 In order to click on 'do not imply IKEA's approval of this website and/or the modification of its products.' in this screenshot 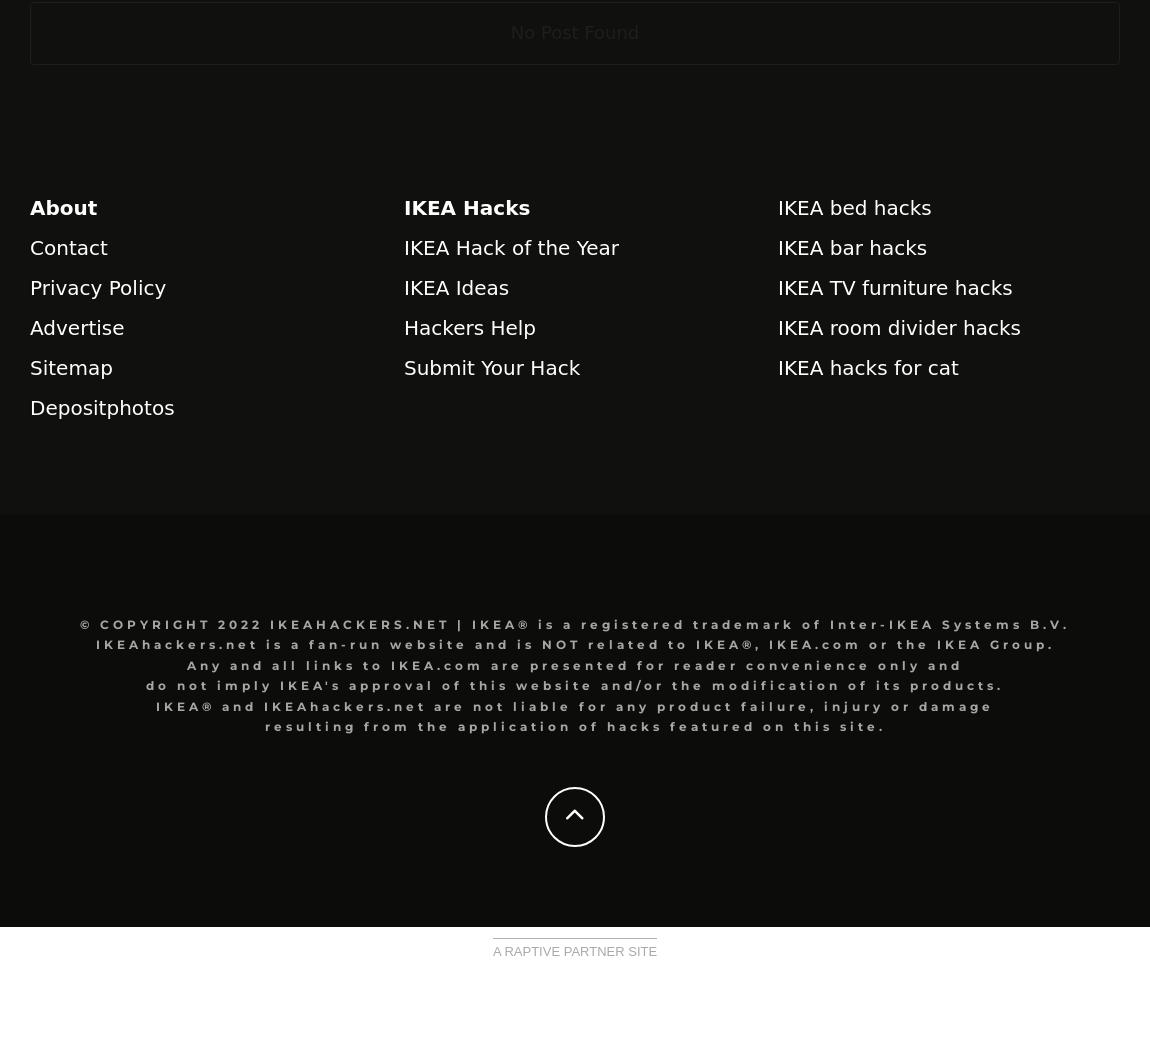, I will do `click(575, 685)`.